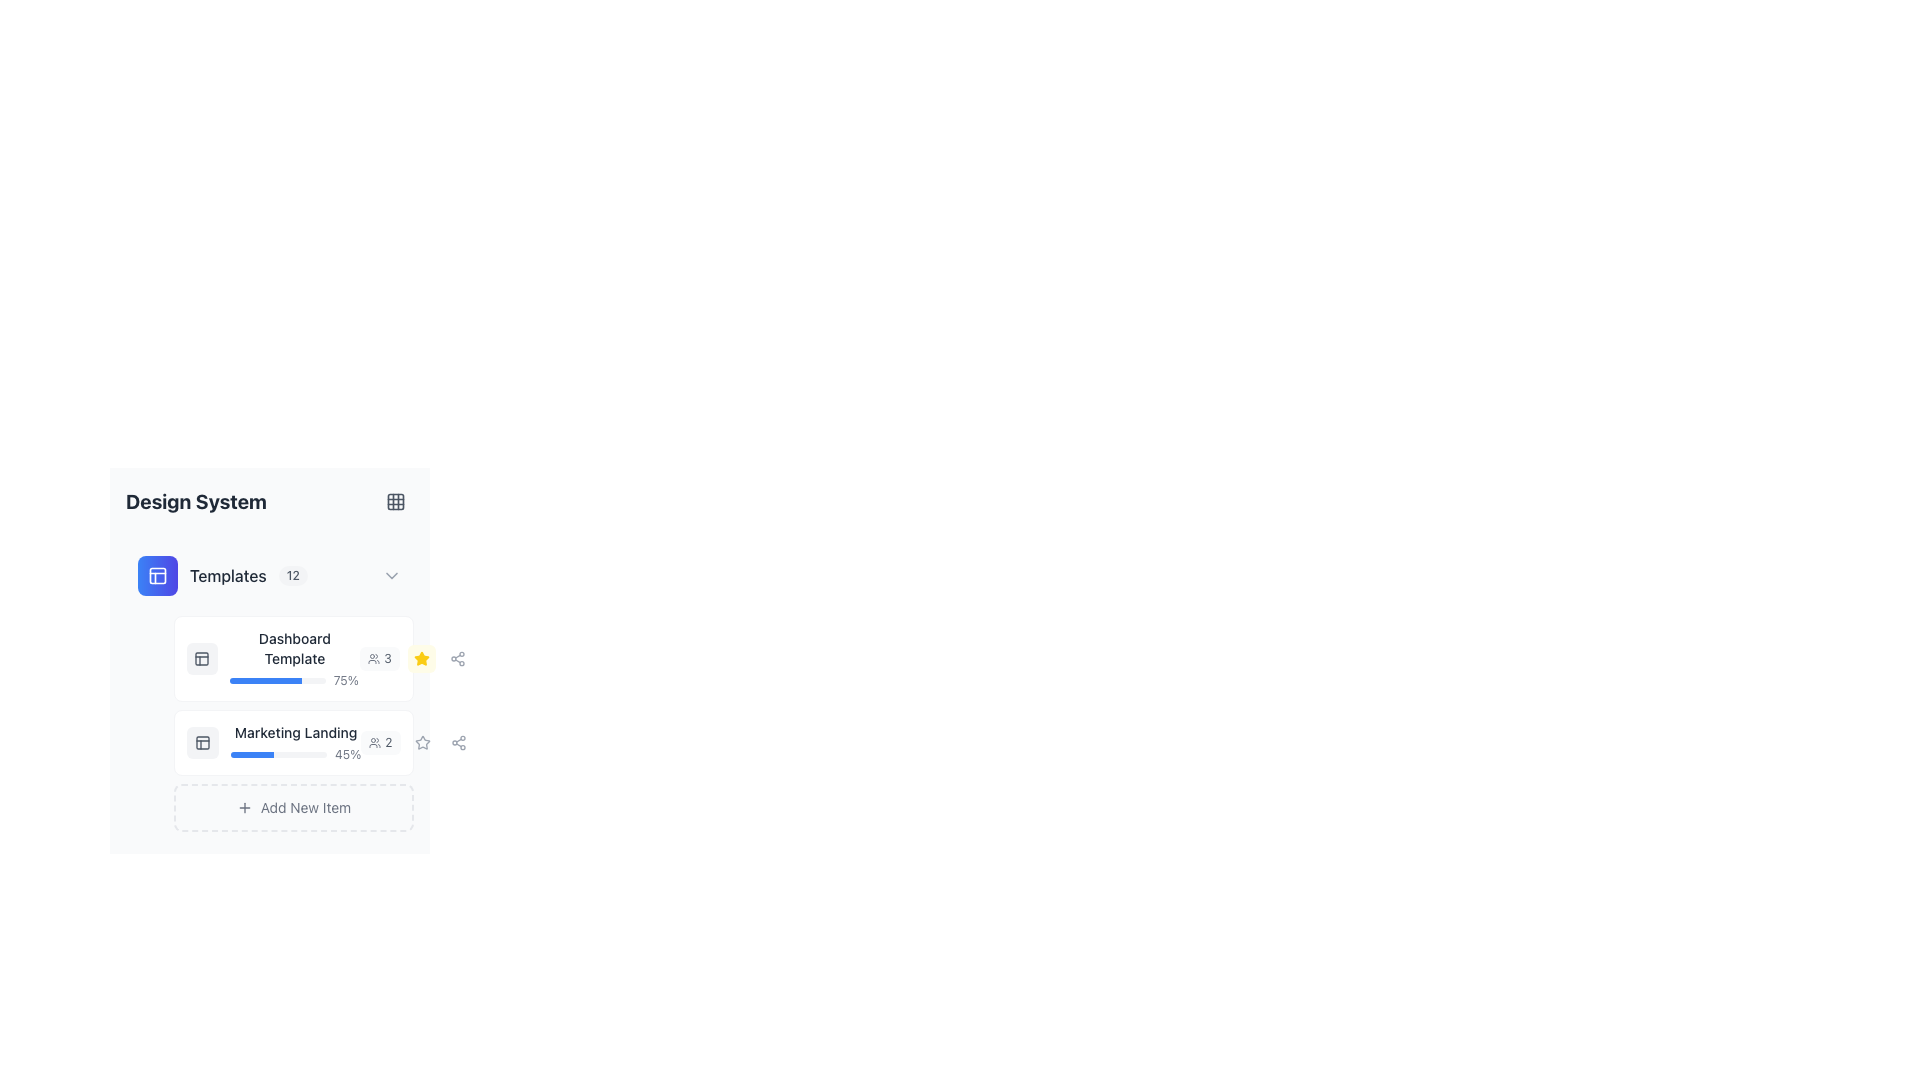 The height and width of the screenshot is (1080, 1920). I want to click on the static text label 'Add New Item' which is styled with light gray text and positioned within a bordered box at the bottom of the templates section, so click(305, 806).